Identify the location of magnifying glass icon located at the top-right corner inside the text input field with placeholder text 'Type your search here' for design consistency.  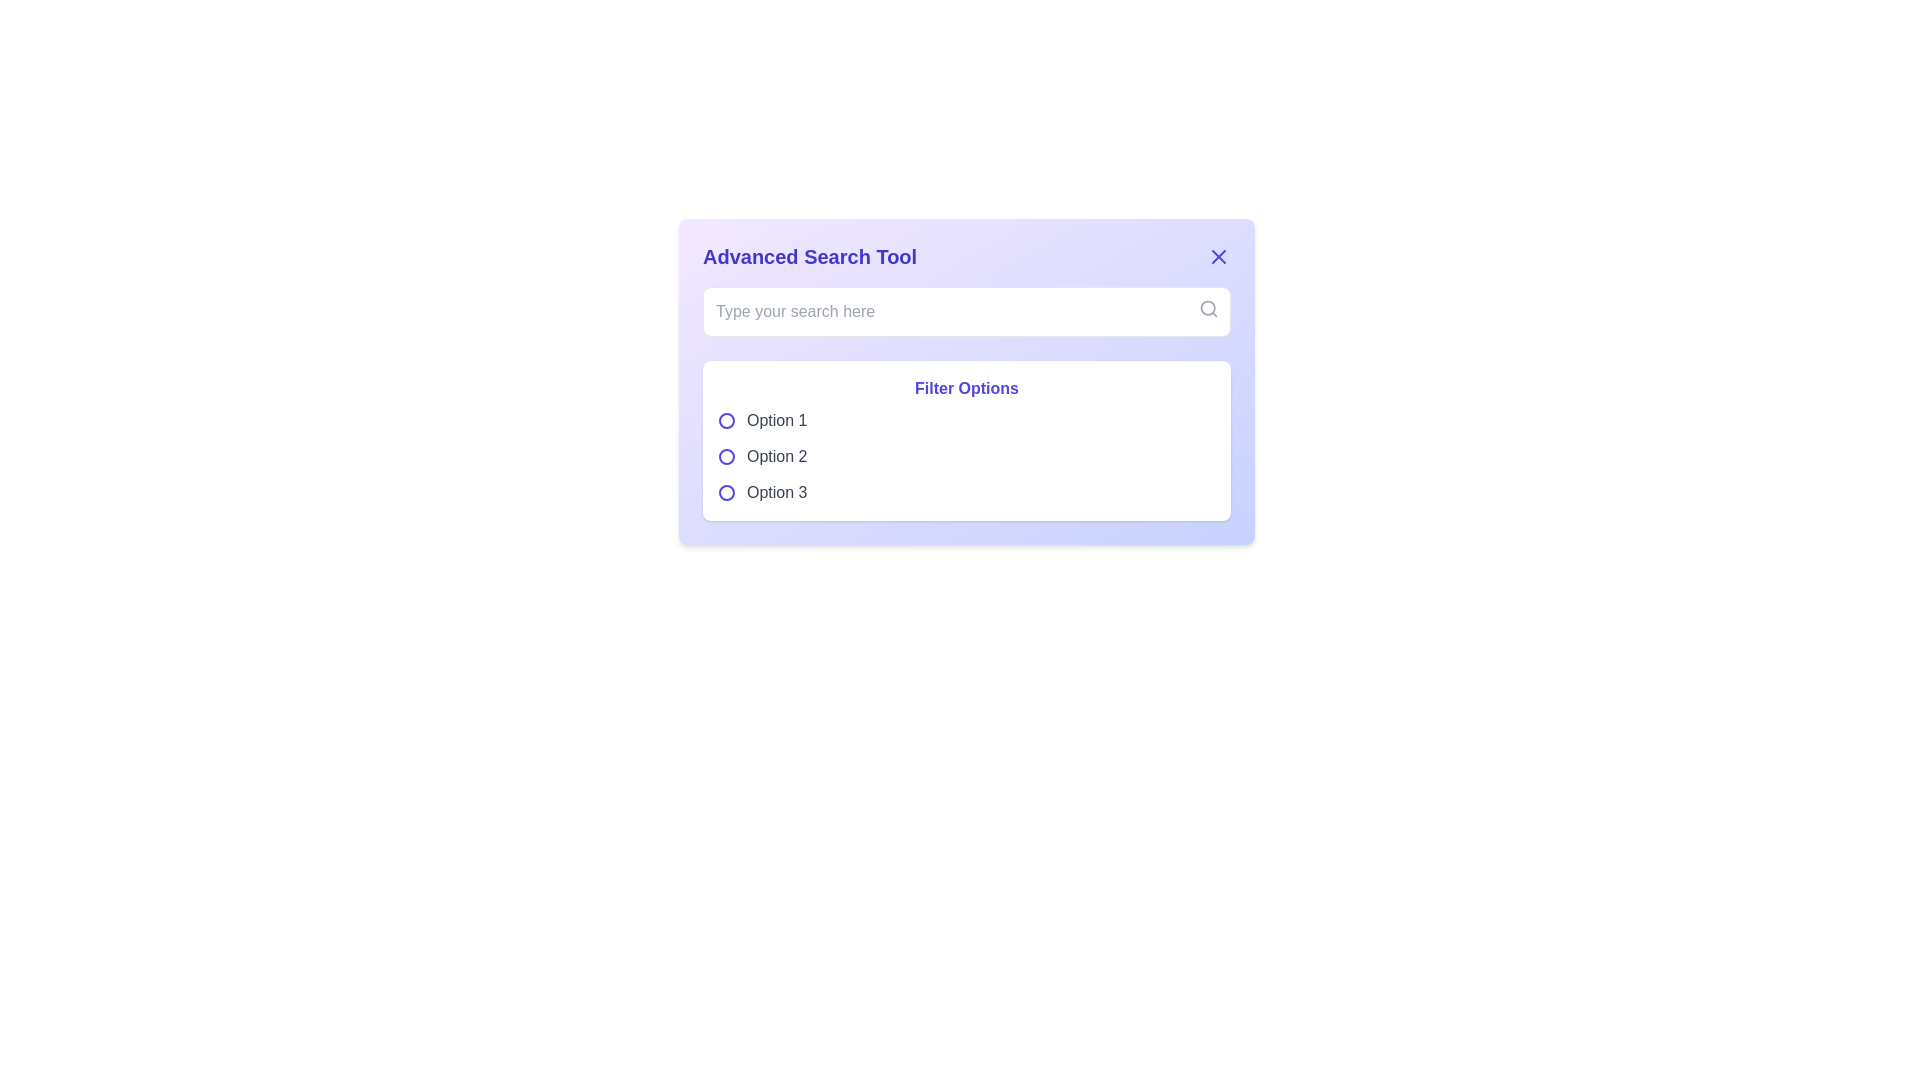
(1208, 308).